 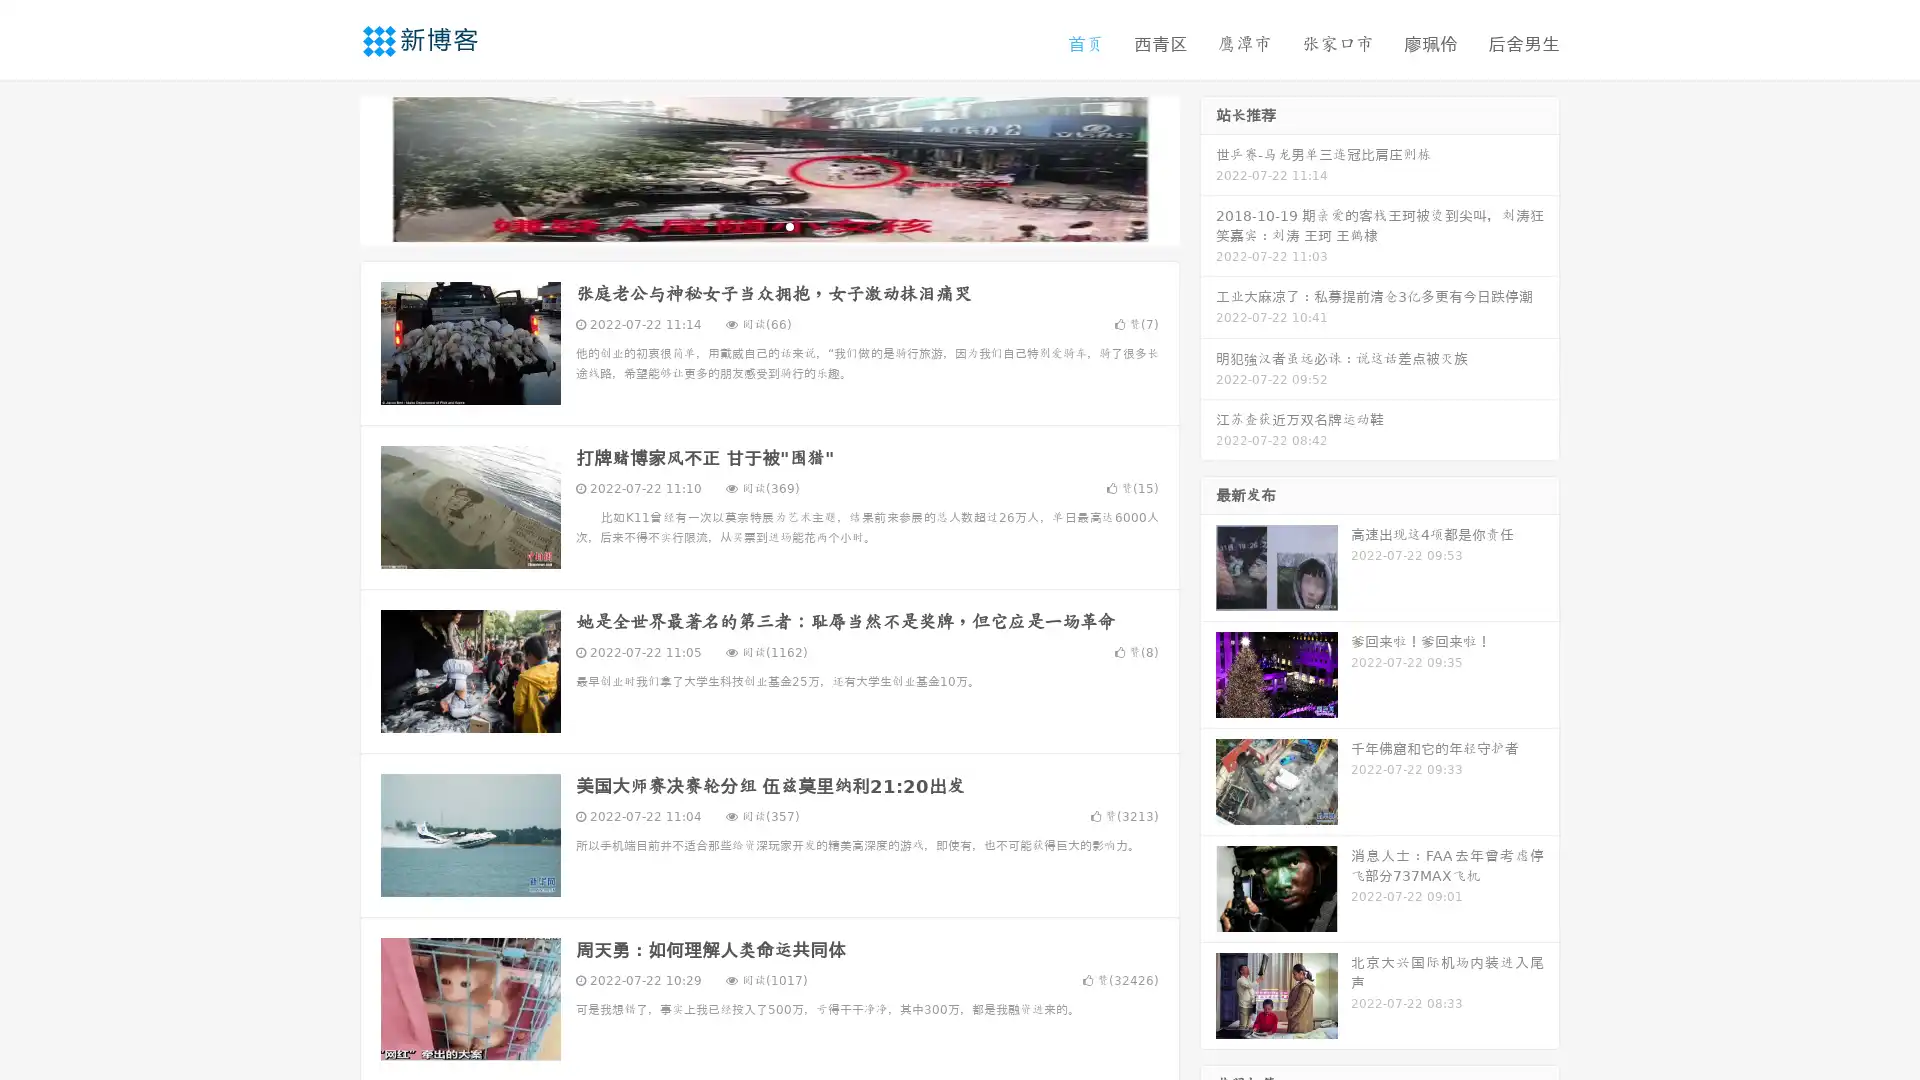 What do you see at coordinates (768, 225) in the screenshot?
I see `Go to slide 2` at bounding box center [768, 225].